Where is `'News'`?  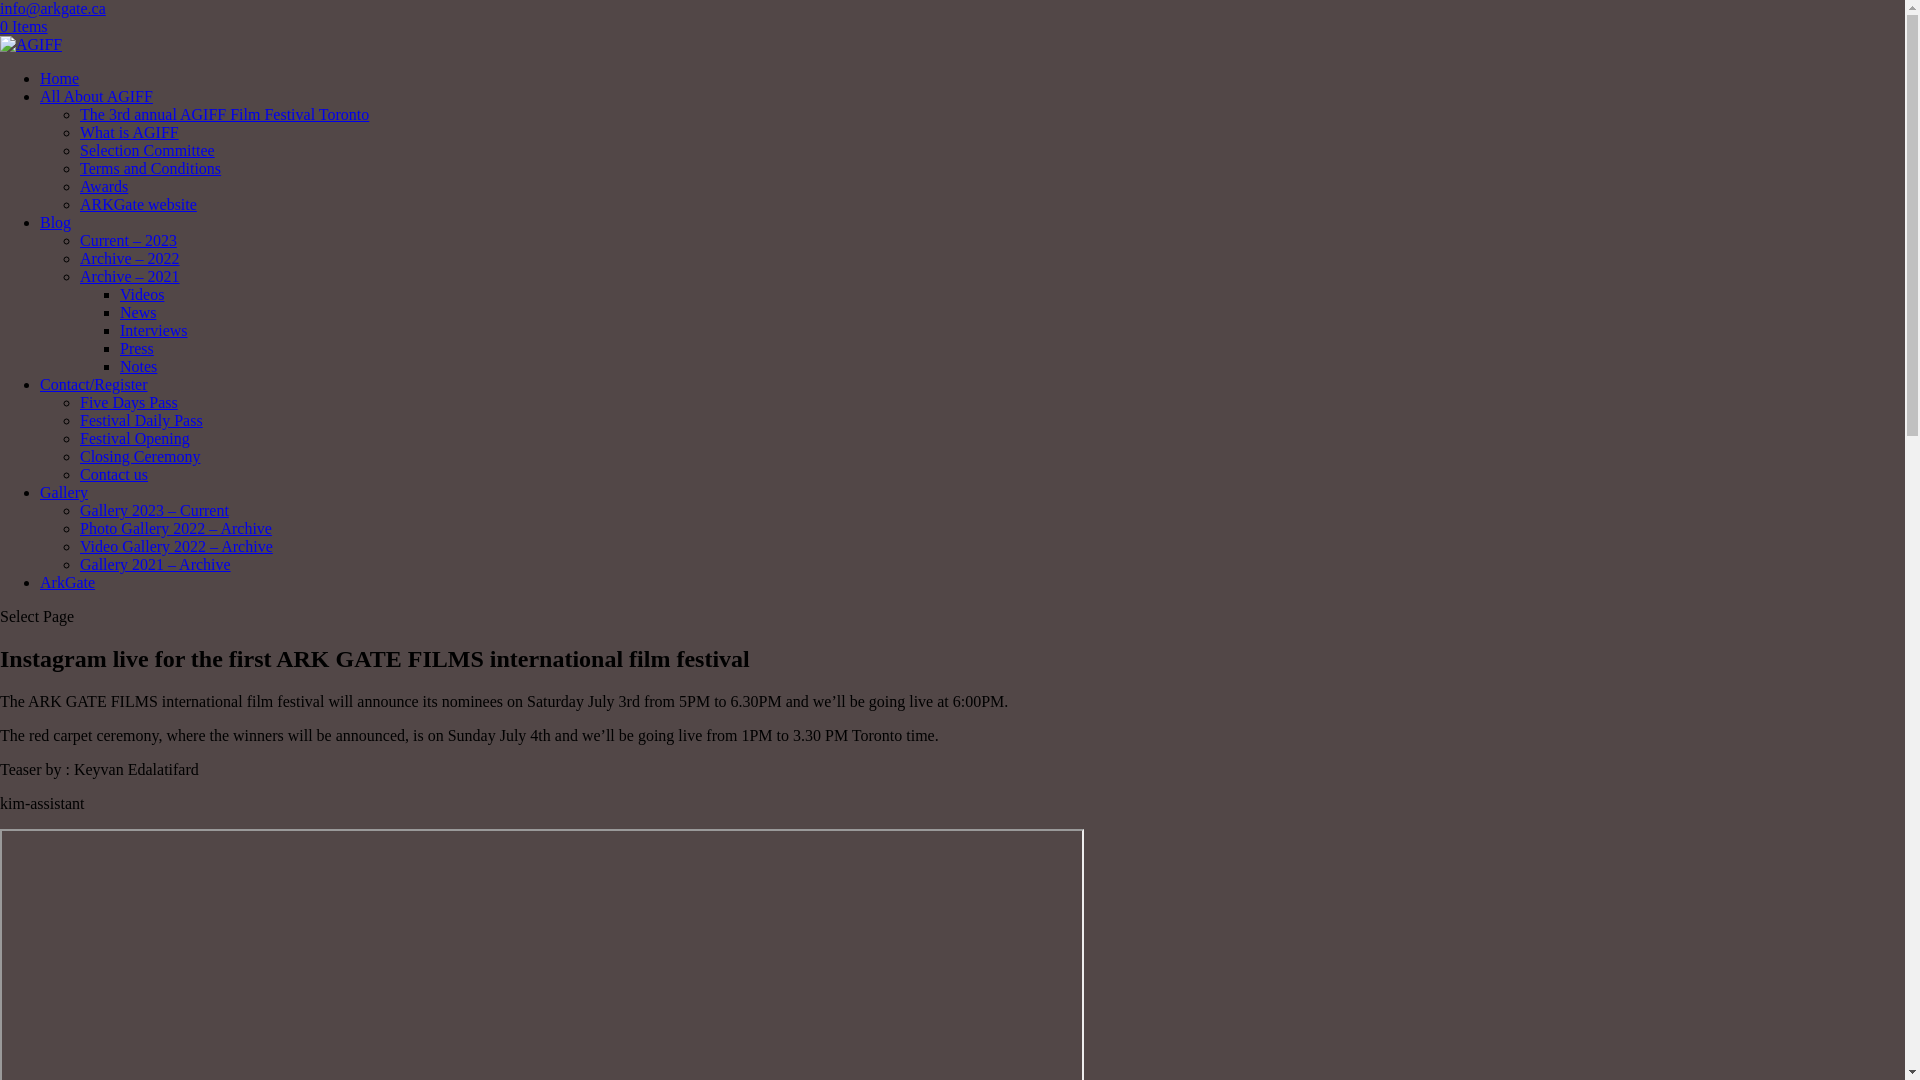
'News' is located at coordinates (137, 312).